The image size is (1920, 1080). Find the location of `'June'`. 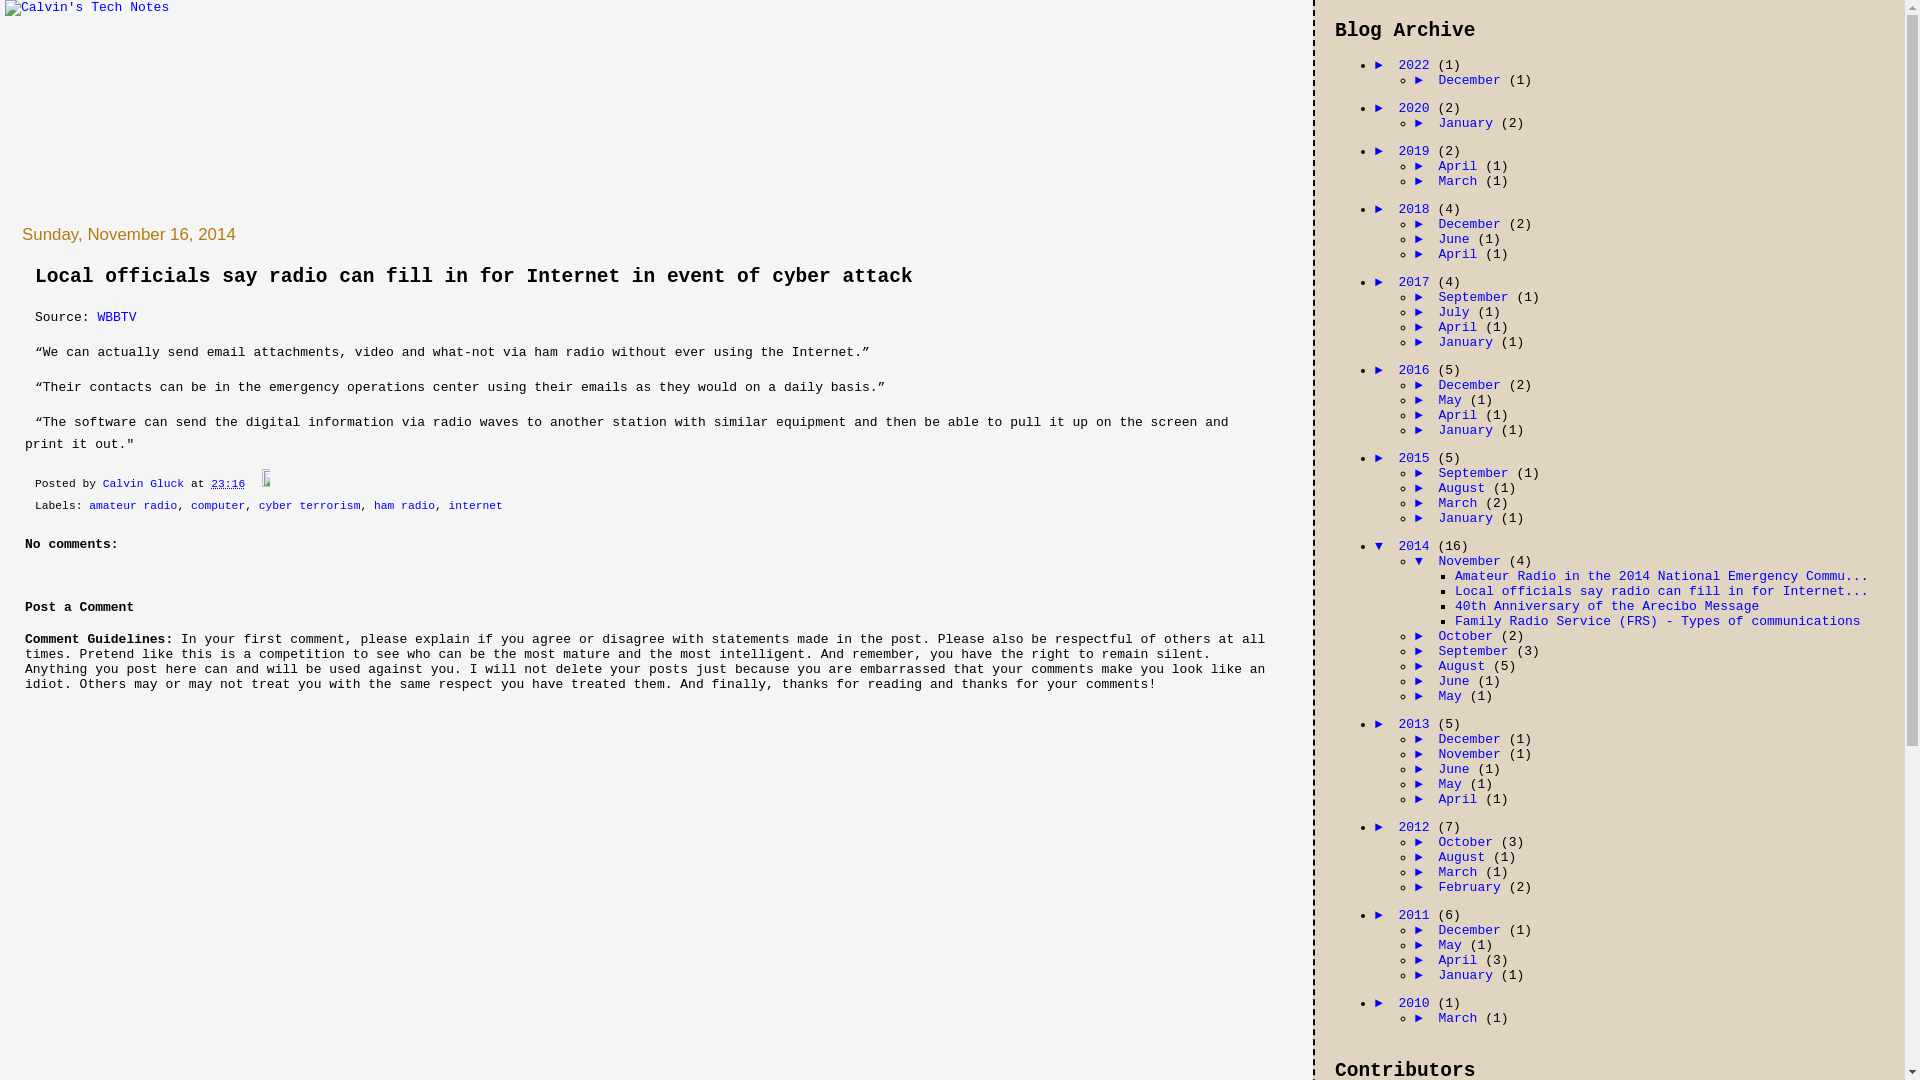

'June' is located at coordinates (1457, 680).